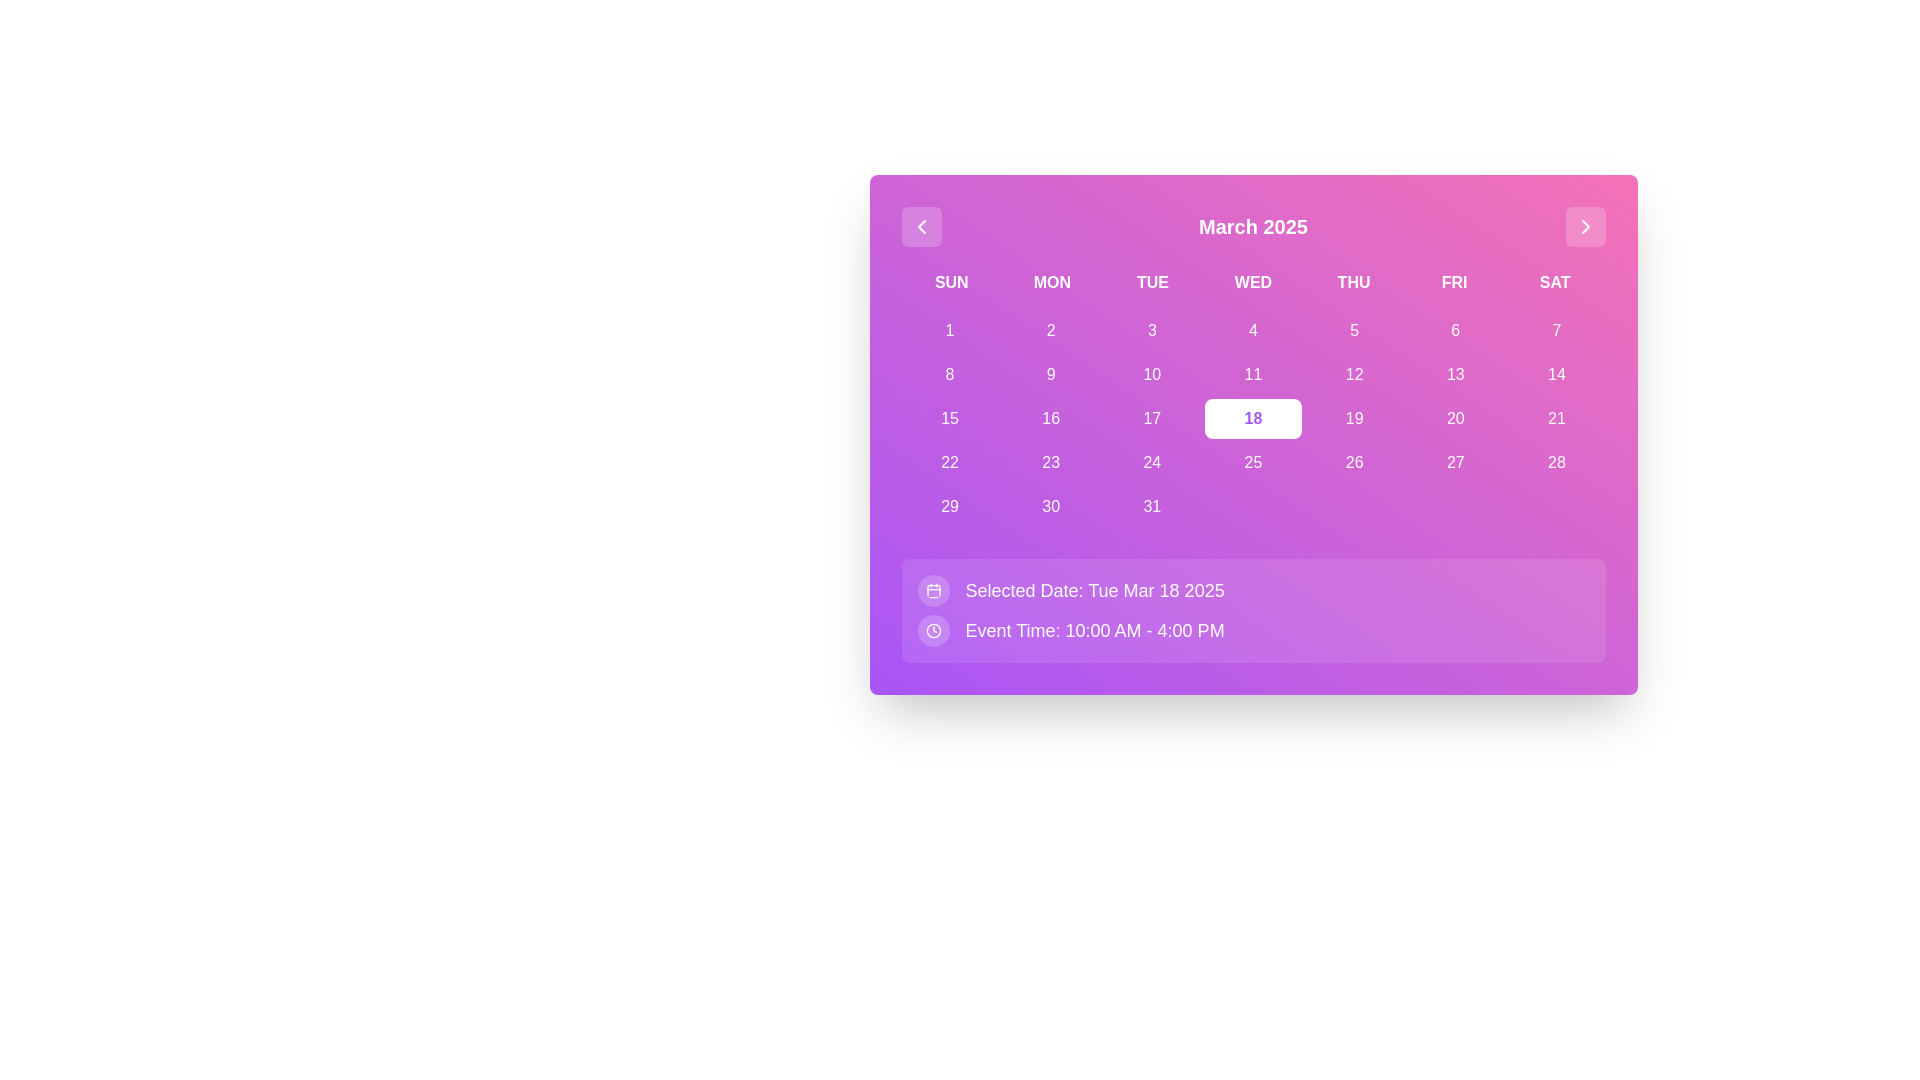 This screenshot has width=1920, height=1080. Describe the element at coordinates (1152, 418) in the screenshot. I see `the square button displaying the number '17' in white on a purple background` at that location.